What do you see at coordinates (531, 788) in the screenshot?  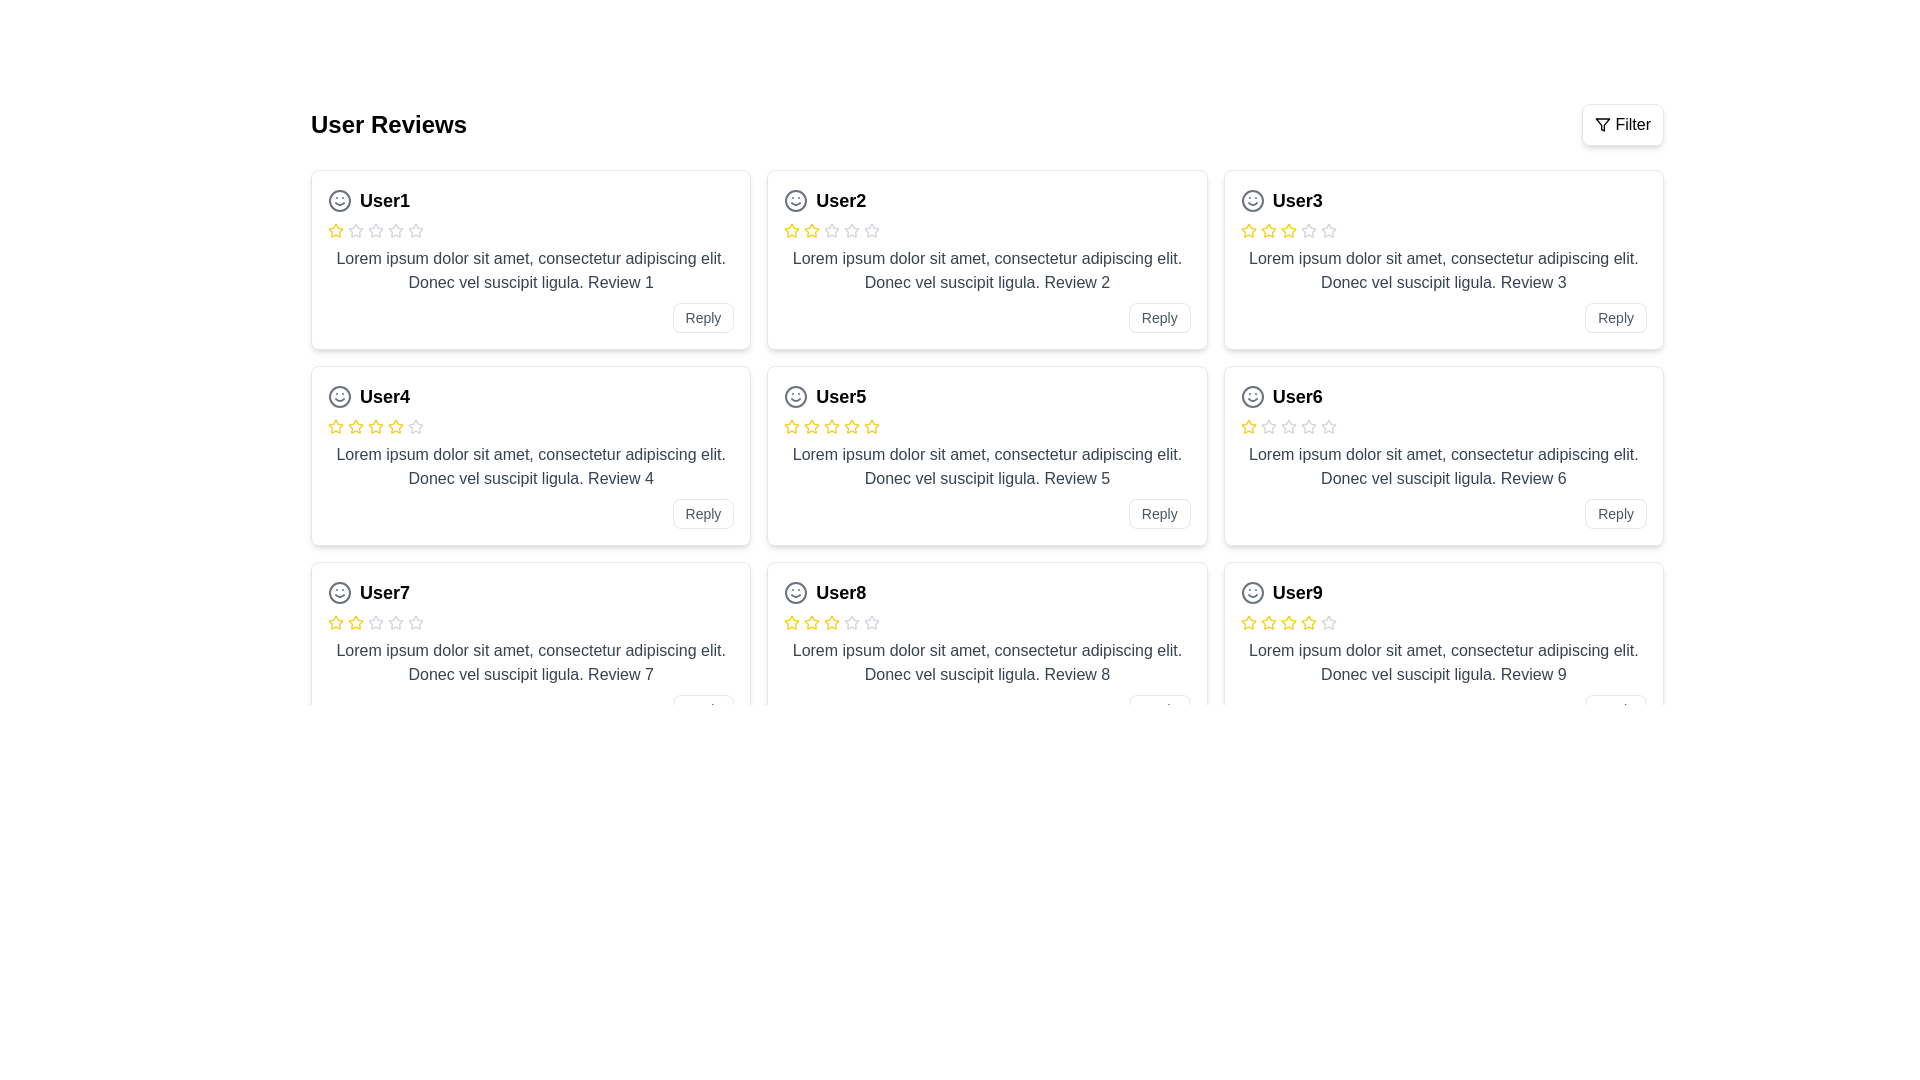 I see `the user identifier displayed in the Text label with associated icon located in the second row, third column of the user review card grid` at bounding box center [531, 788].